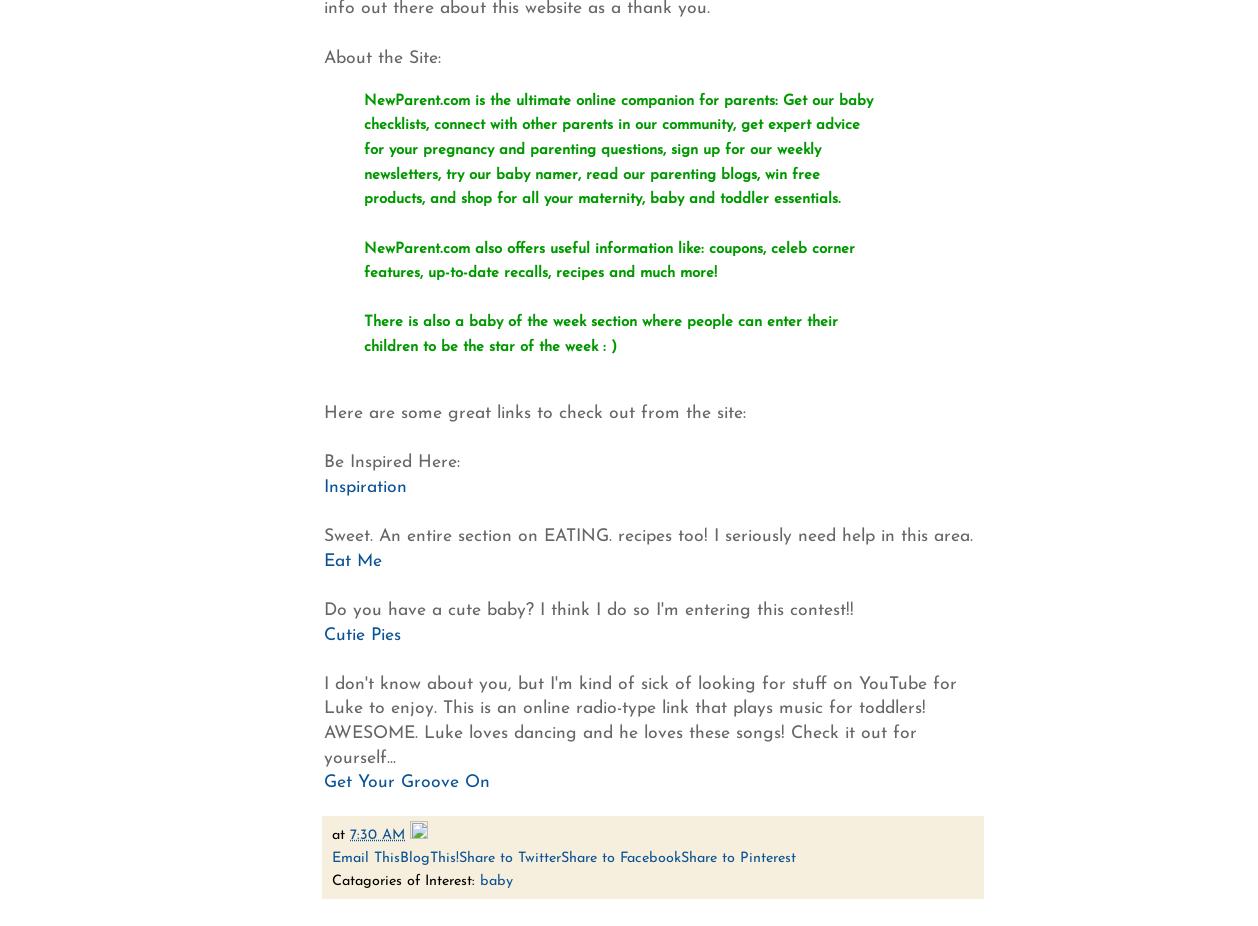 The image size is (1258, 926). What do you see at coordinates (323, 720) in the screenshot?
I see `'I don't know about you, but I'm kind of sick of looking for stuff on YouTube for Luke to enjoy.  This is an online radio-type link that plays music for toddlers!  AWESOME.  Luke loves dancing and he loves these songs!  Check it out for yourself...'` at bounding box center [323, 720].